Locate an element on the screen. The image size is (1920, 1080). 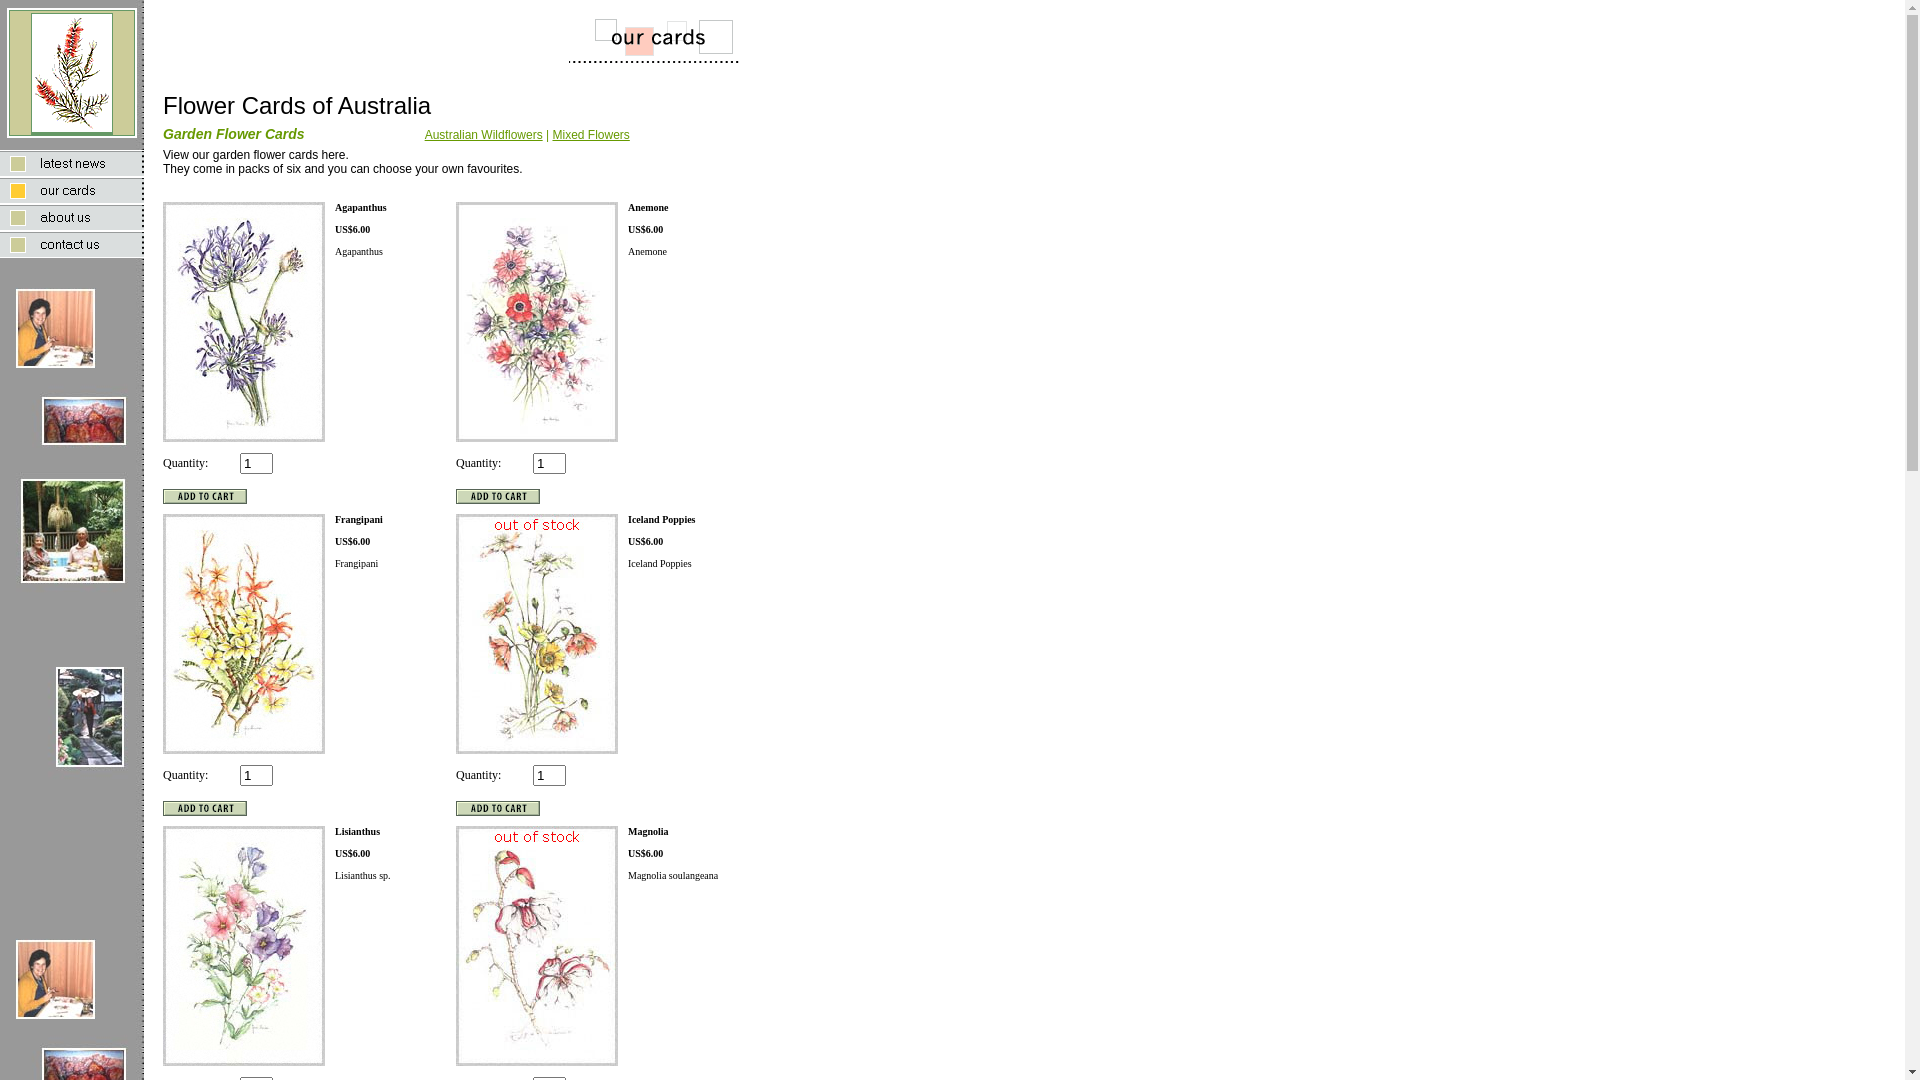
'title_products' is located at coordinates (635, 38).